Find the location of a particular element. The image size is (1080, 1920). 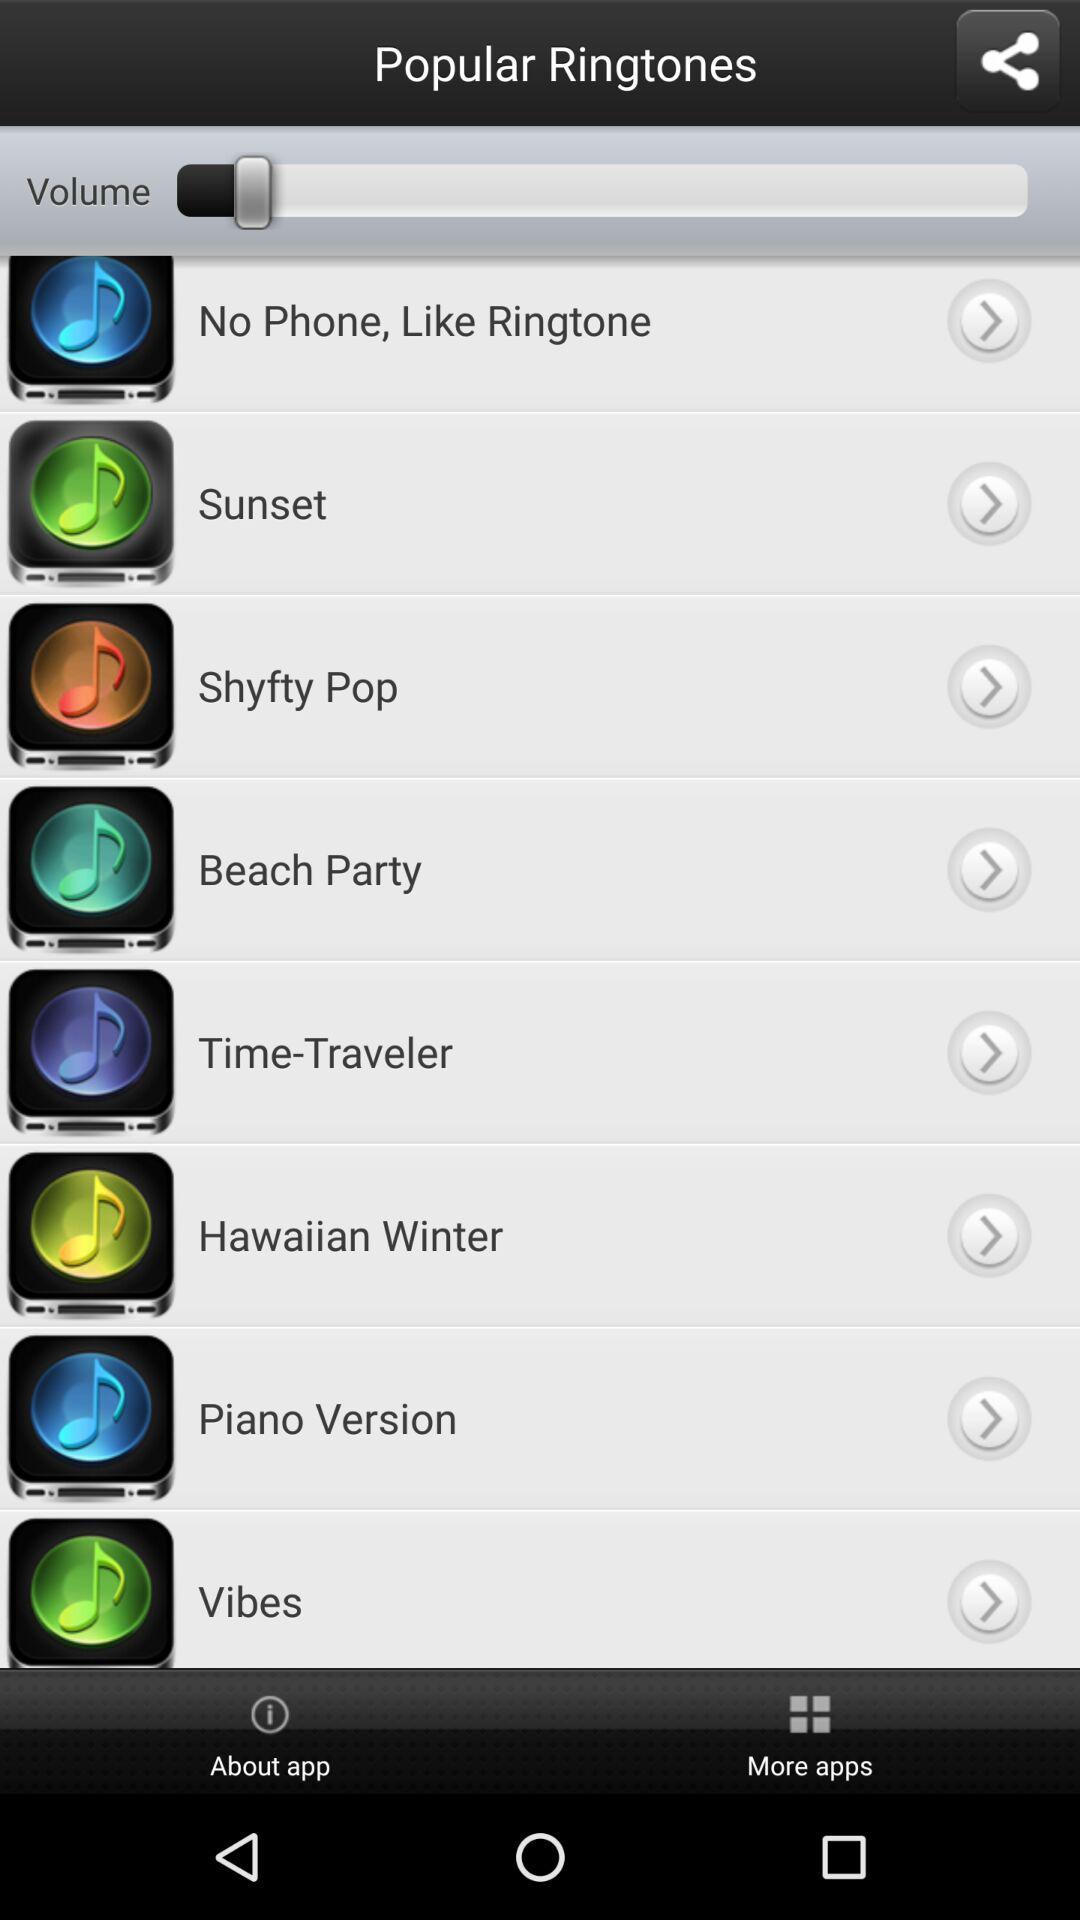

audio is located at coordinates (987, 1416).